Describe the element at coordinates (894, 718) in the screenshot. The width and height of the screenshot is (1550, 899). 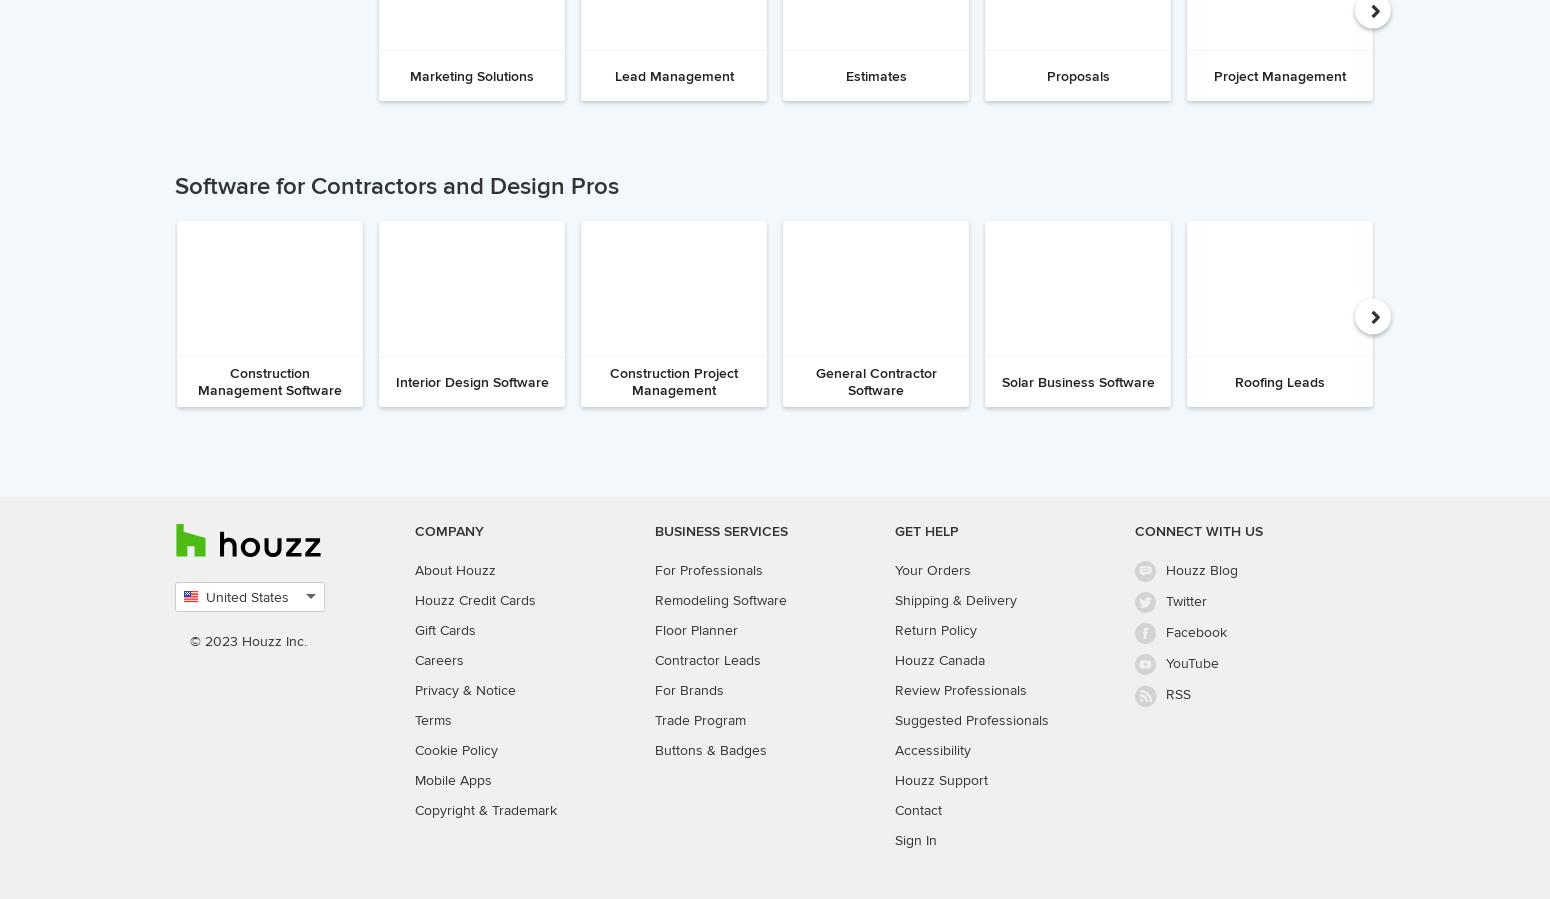
I see `'Suggested Professionals'` at that location.